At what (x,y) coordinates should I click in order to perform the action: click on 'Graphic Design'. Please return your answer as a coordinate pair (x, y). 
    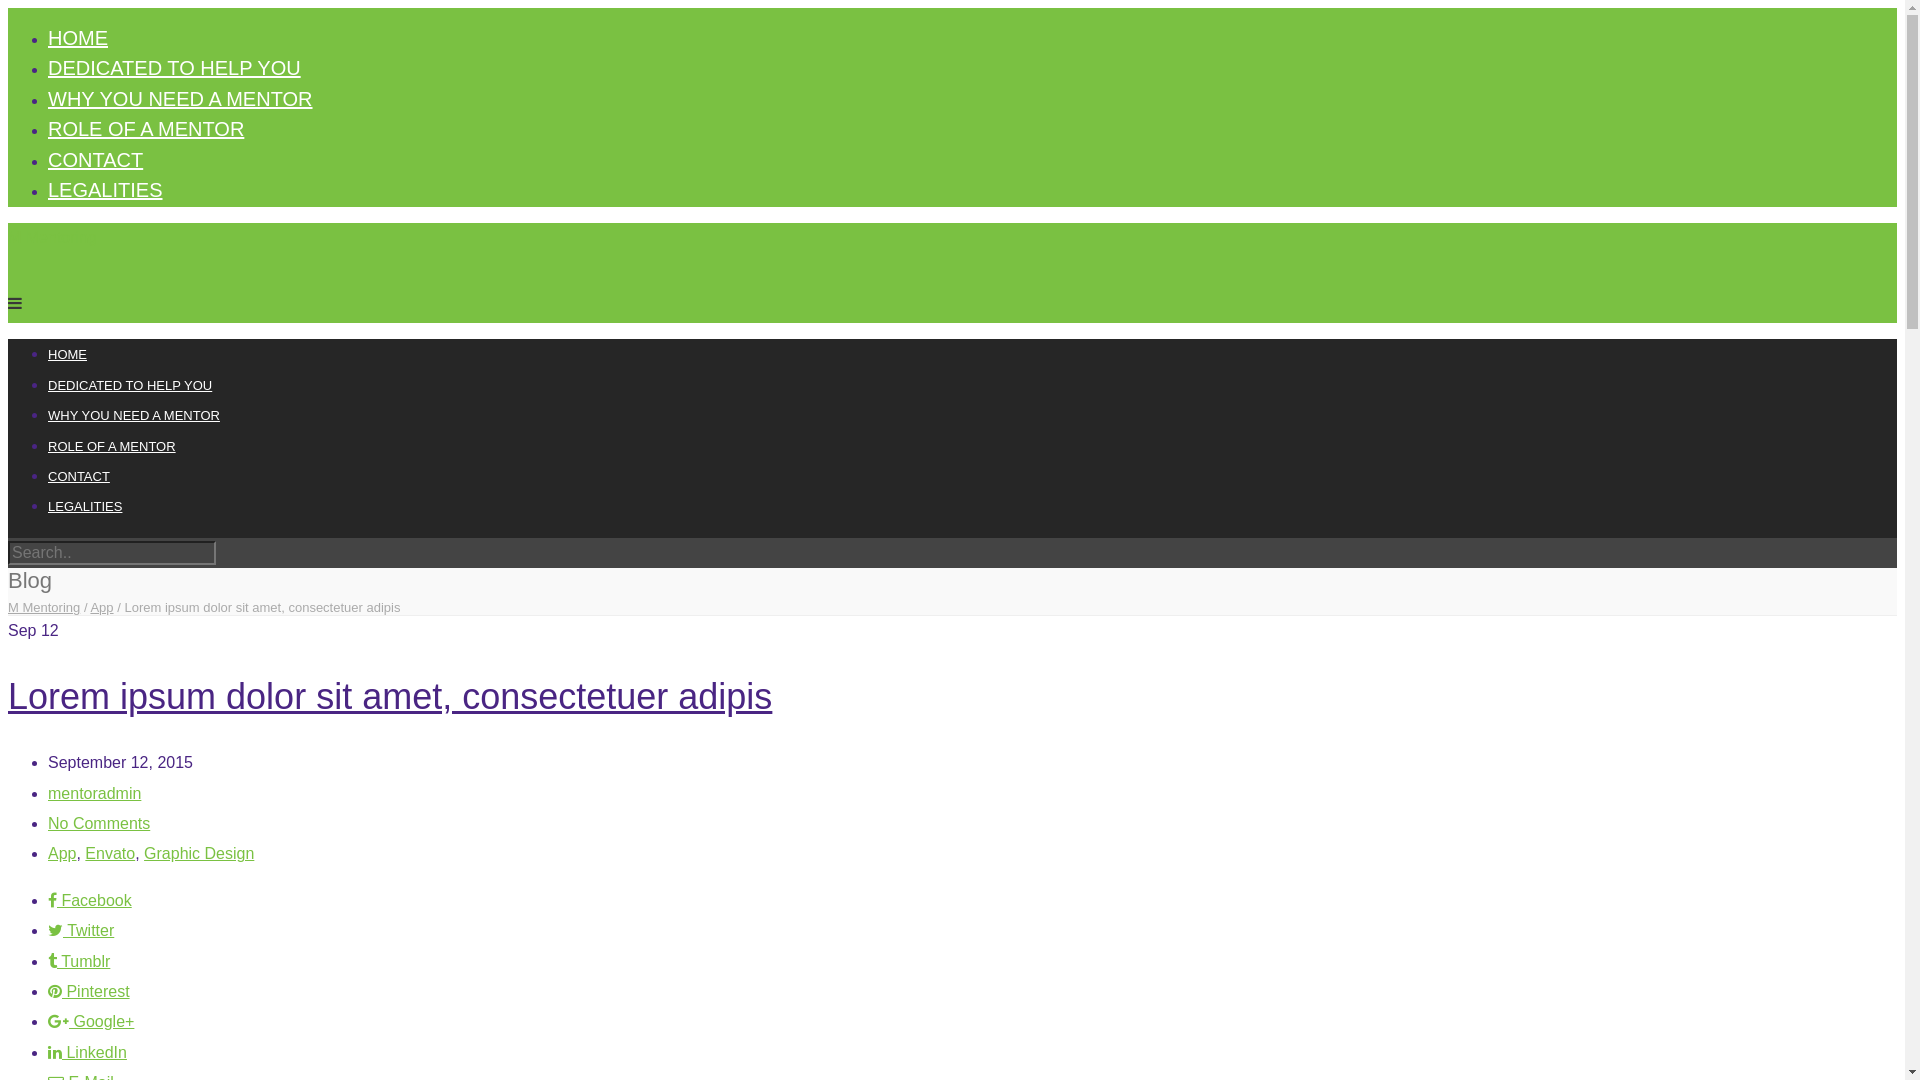
    Looking at the image, I should click on (143, 853).